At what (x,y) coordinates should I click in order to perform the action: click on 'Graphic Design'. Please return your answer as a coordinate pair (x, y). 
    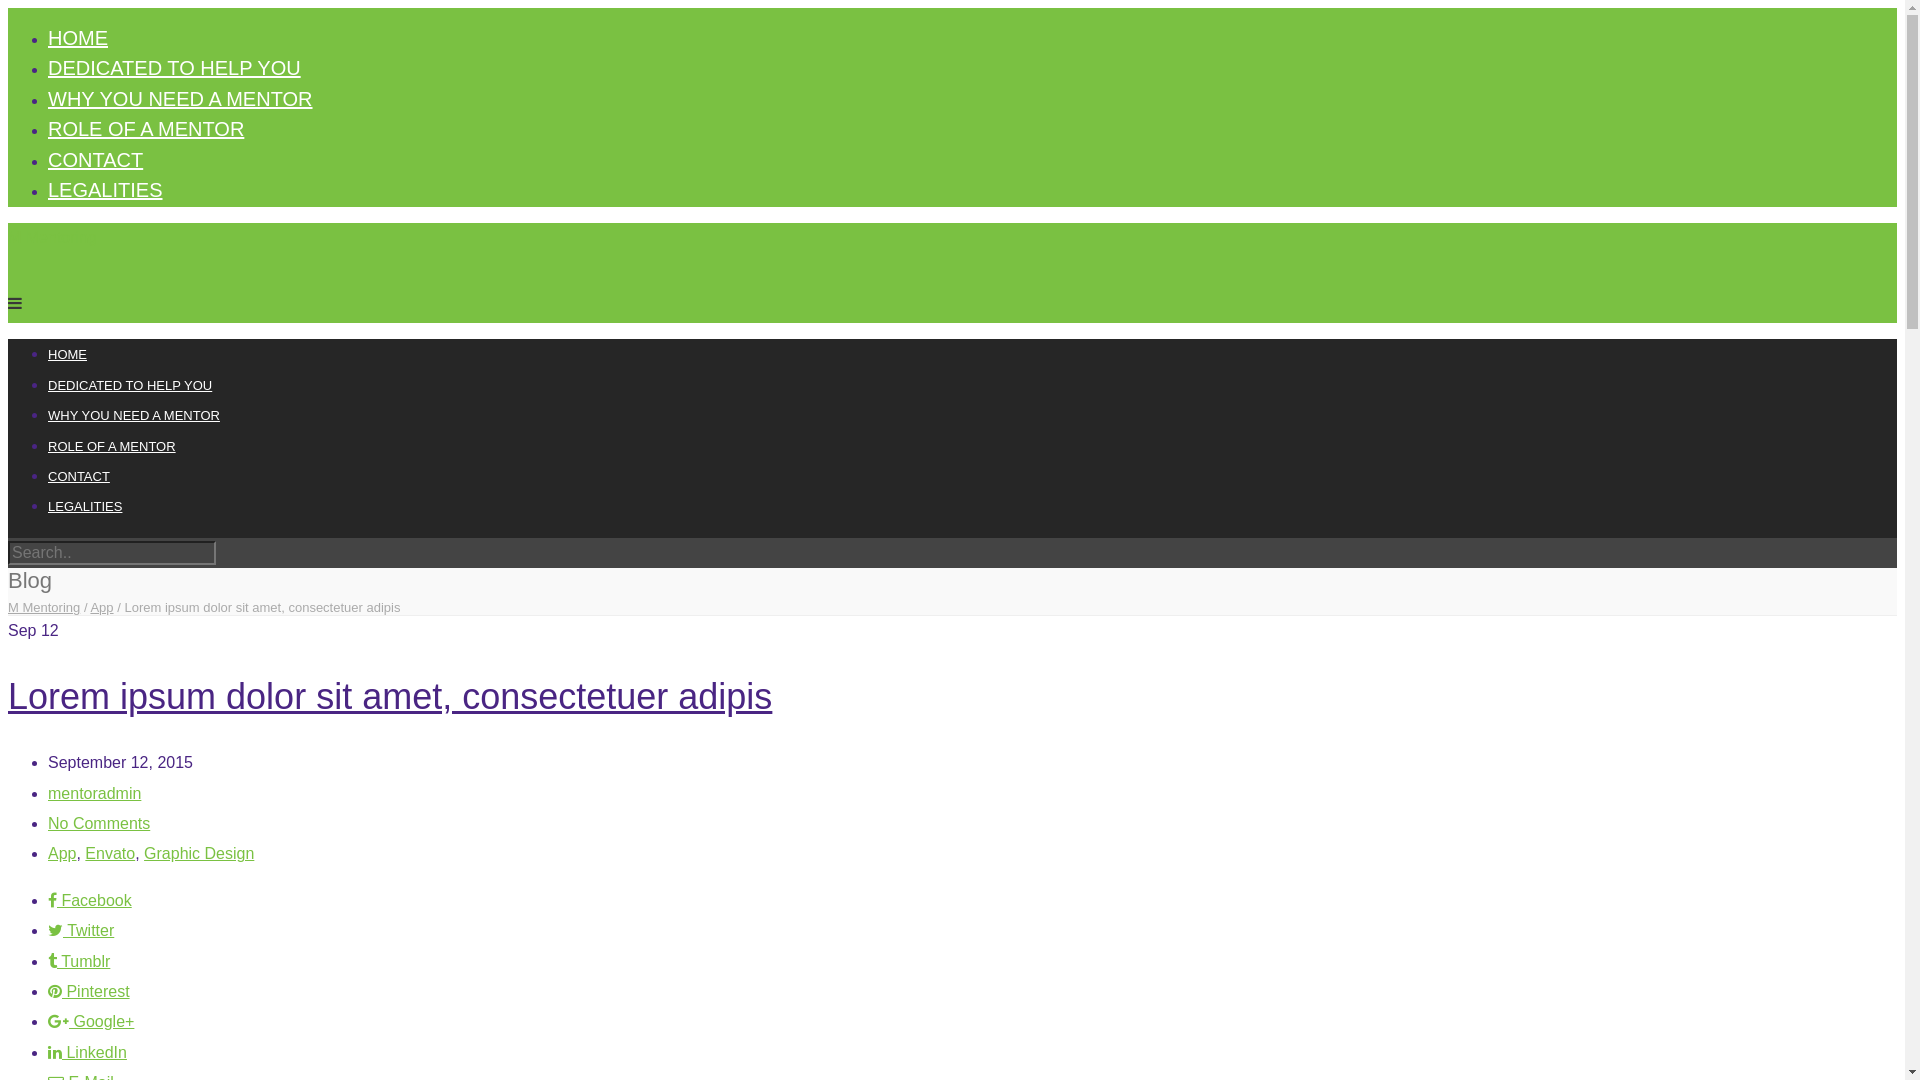
    Looking at the image, I should click on (143, 853).